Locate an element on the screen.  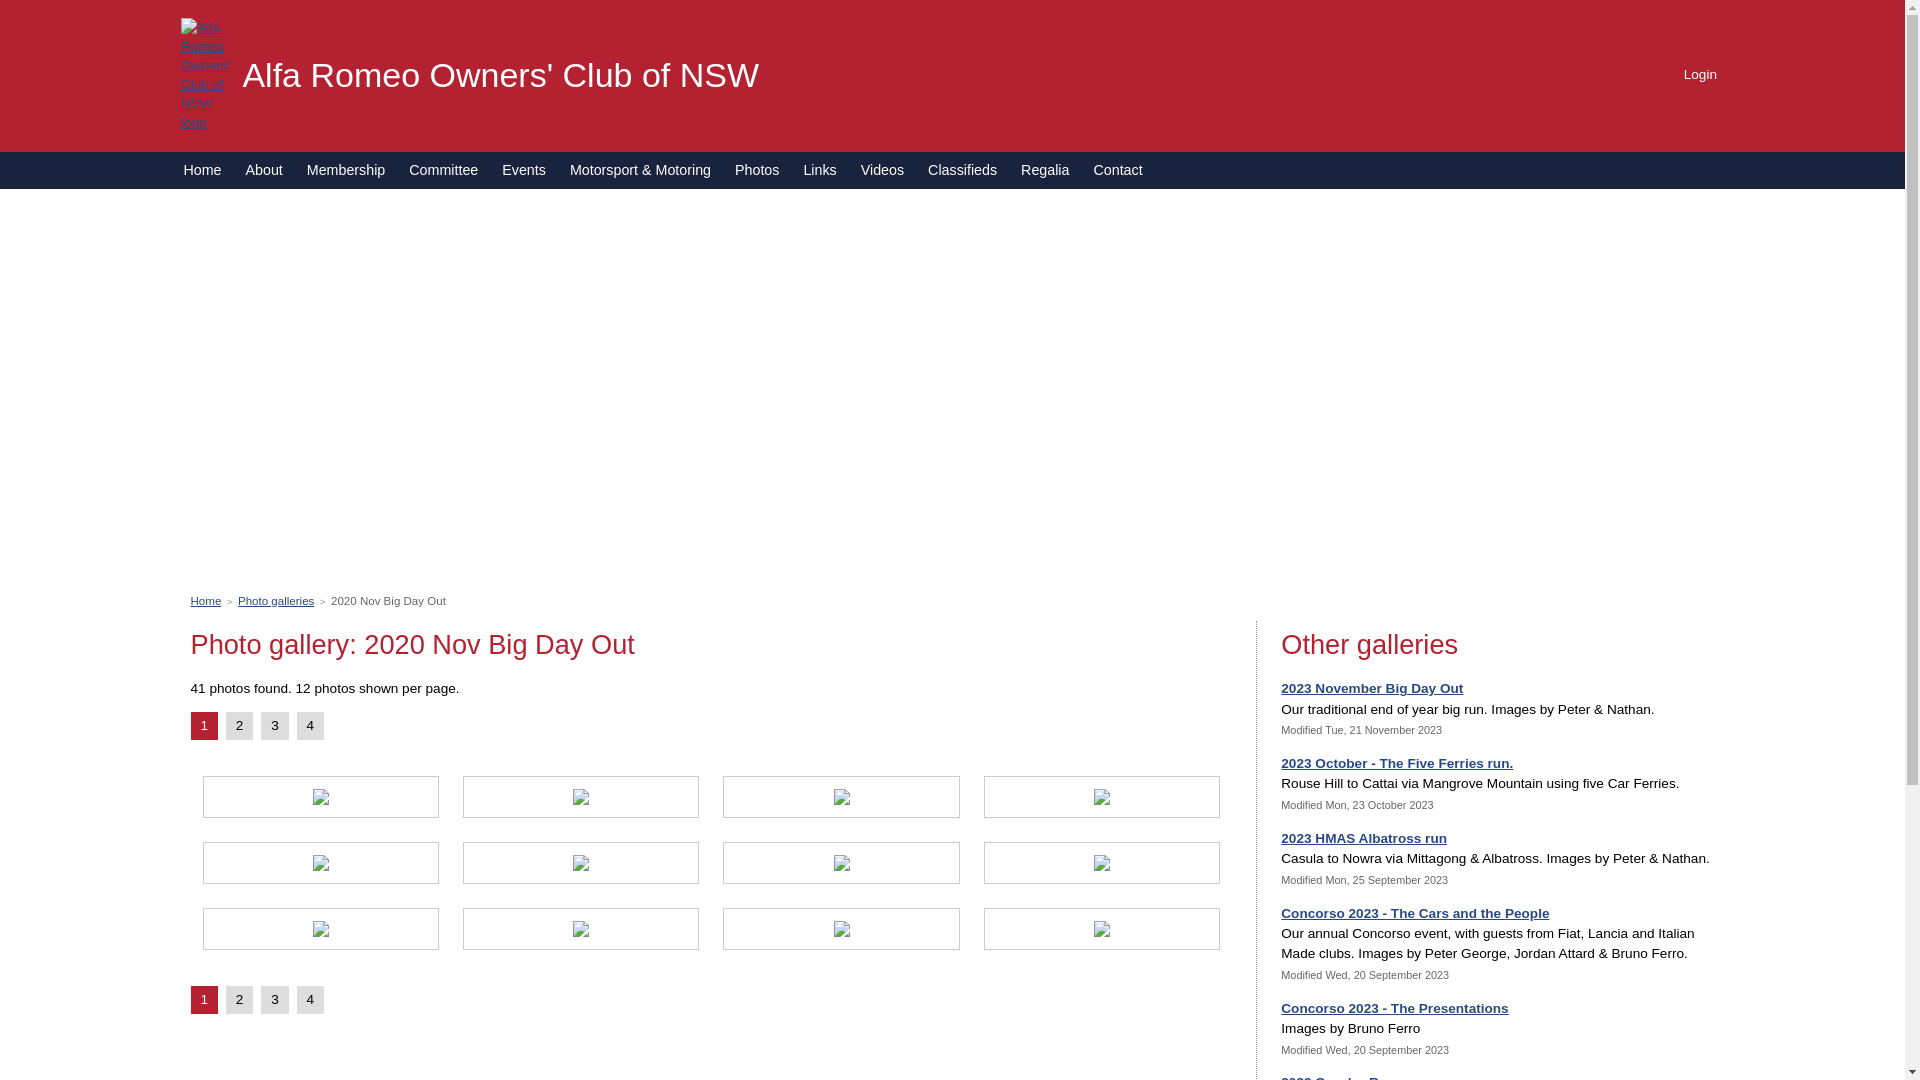
'Photo galleries' is located at coordinates (274, 600).